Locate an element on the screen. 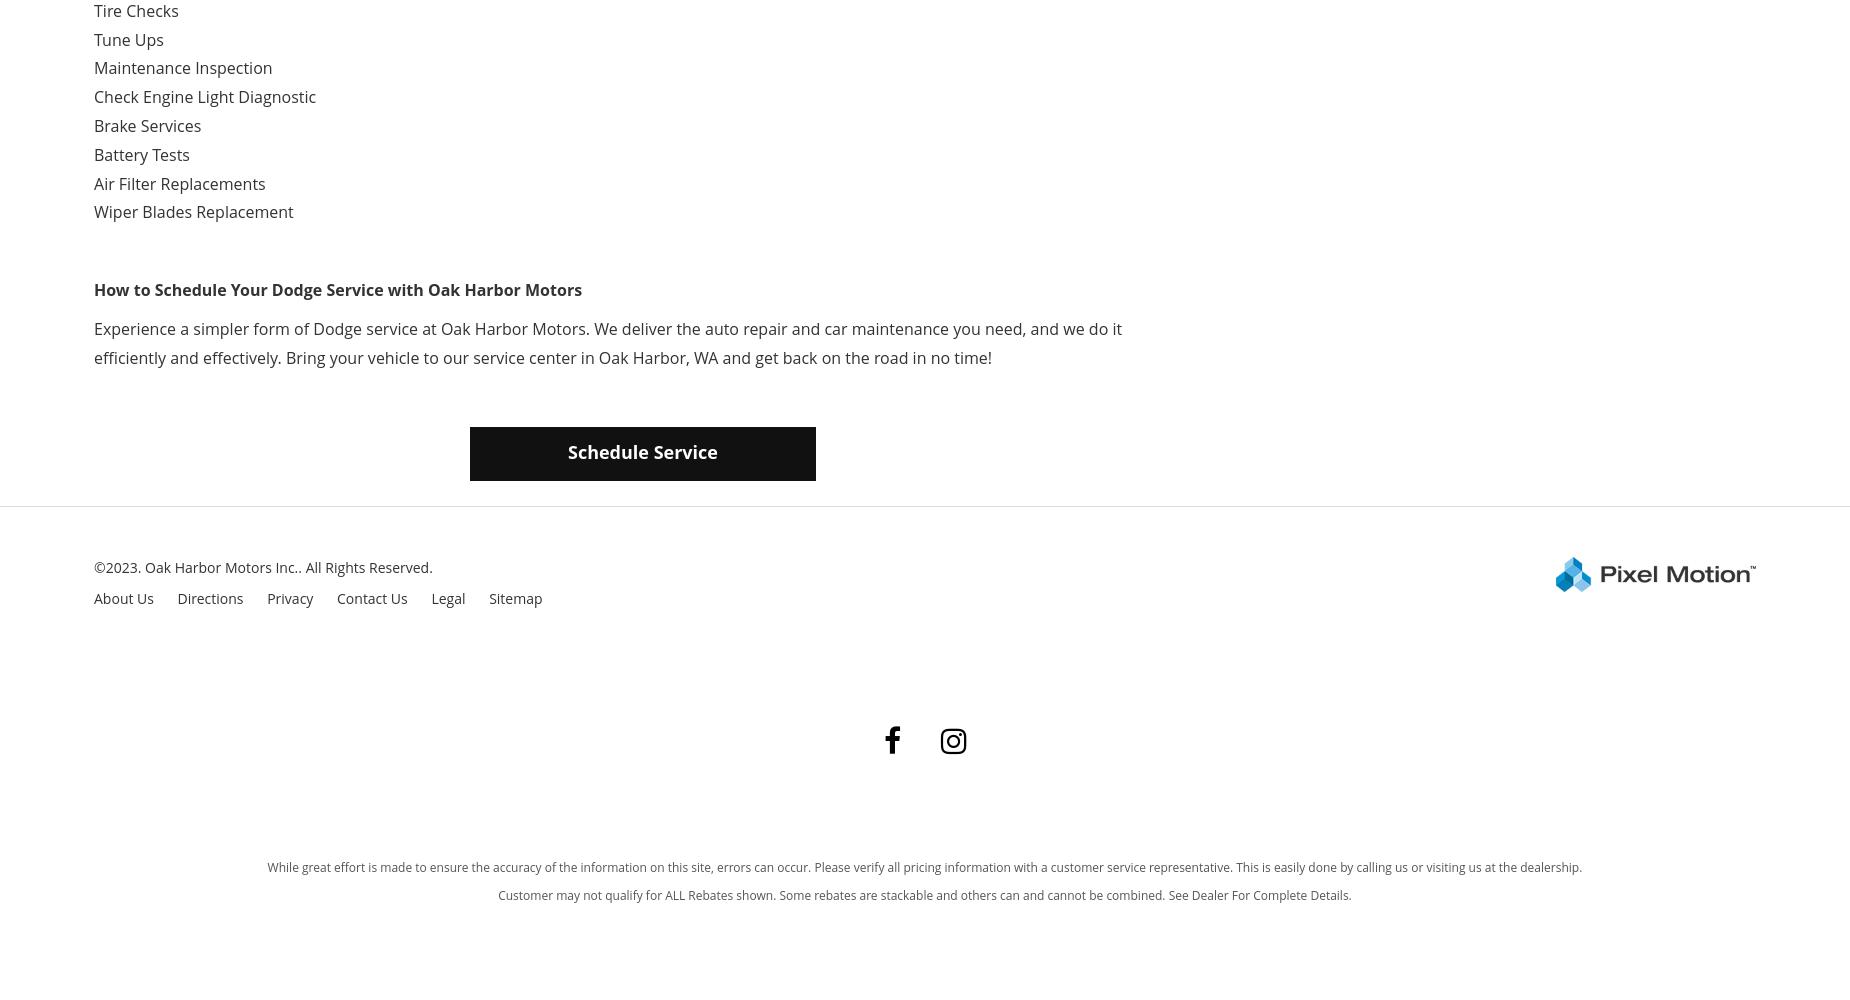 This screenshot has height=1000, width=1850. 'Legal' is located at coordinates (430, 597).